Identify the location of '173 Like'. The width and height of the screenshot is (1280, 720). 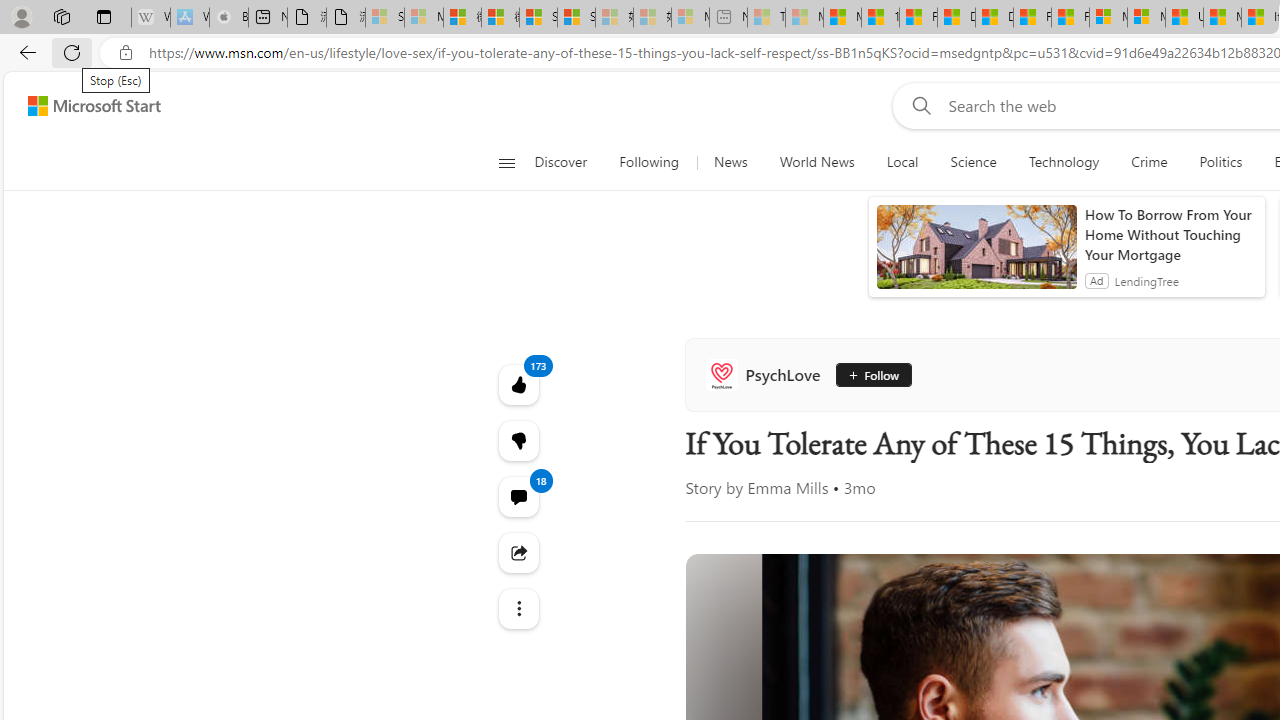
(518, 384).